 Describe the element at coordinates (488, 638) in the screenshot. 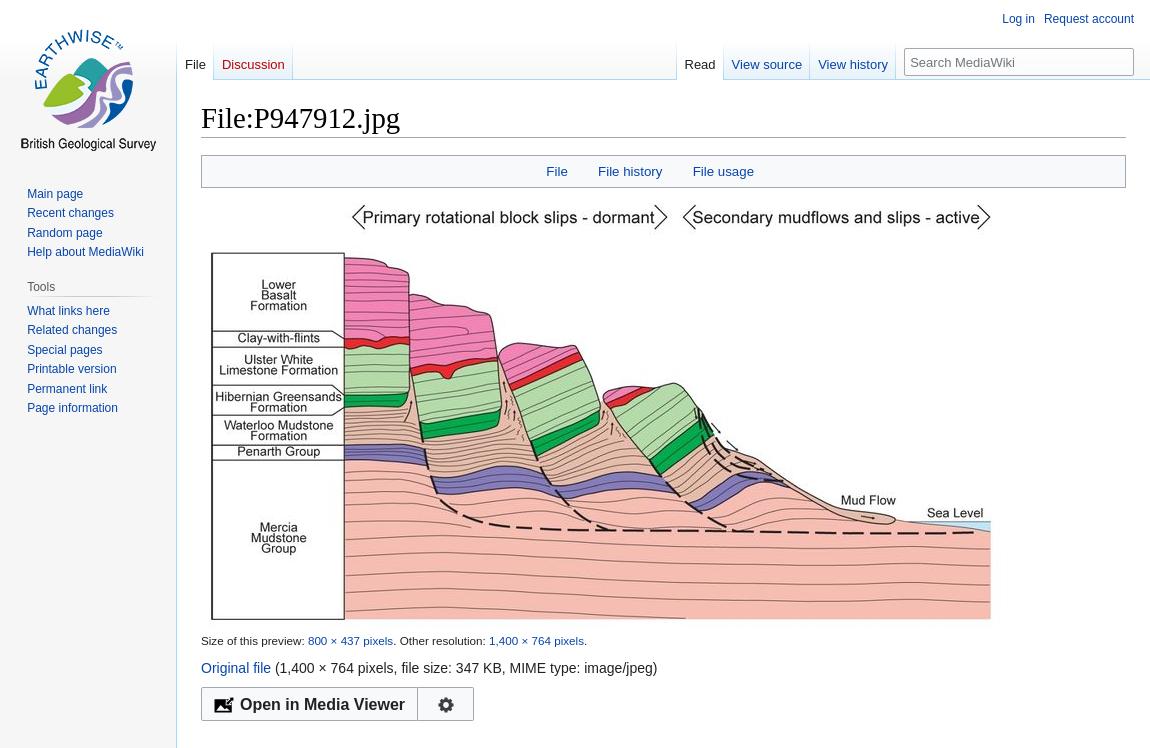

I see `'1,400 × 764 pixels'` at that location.